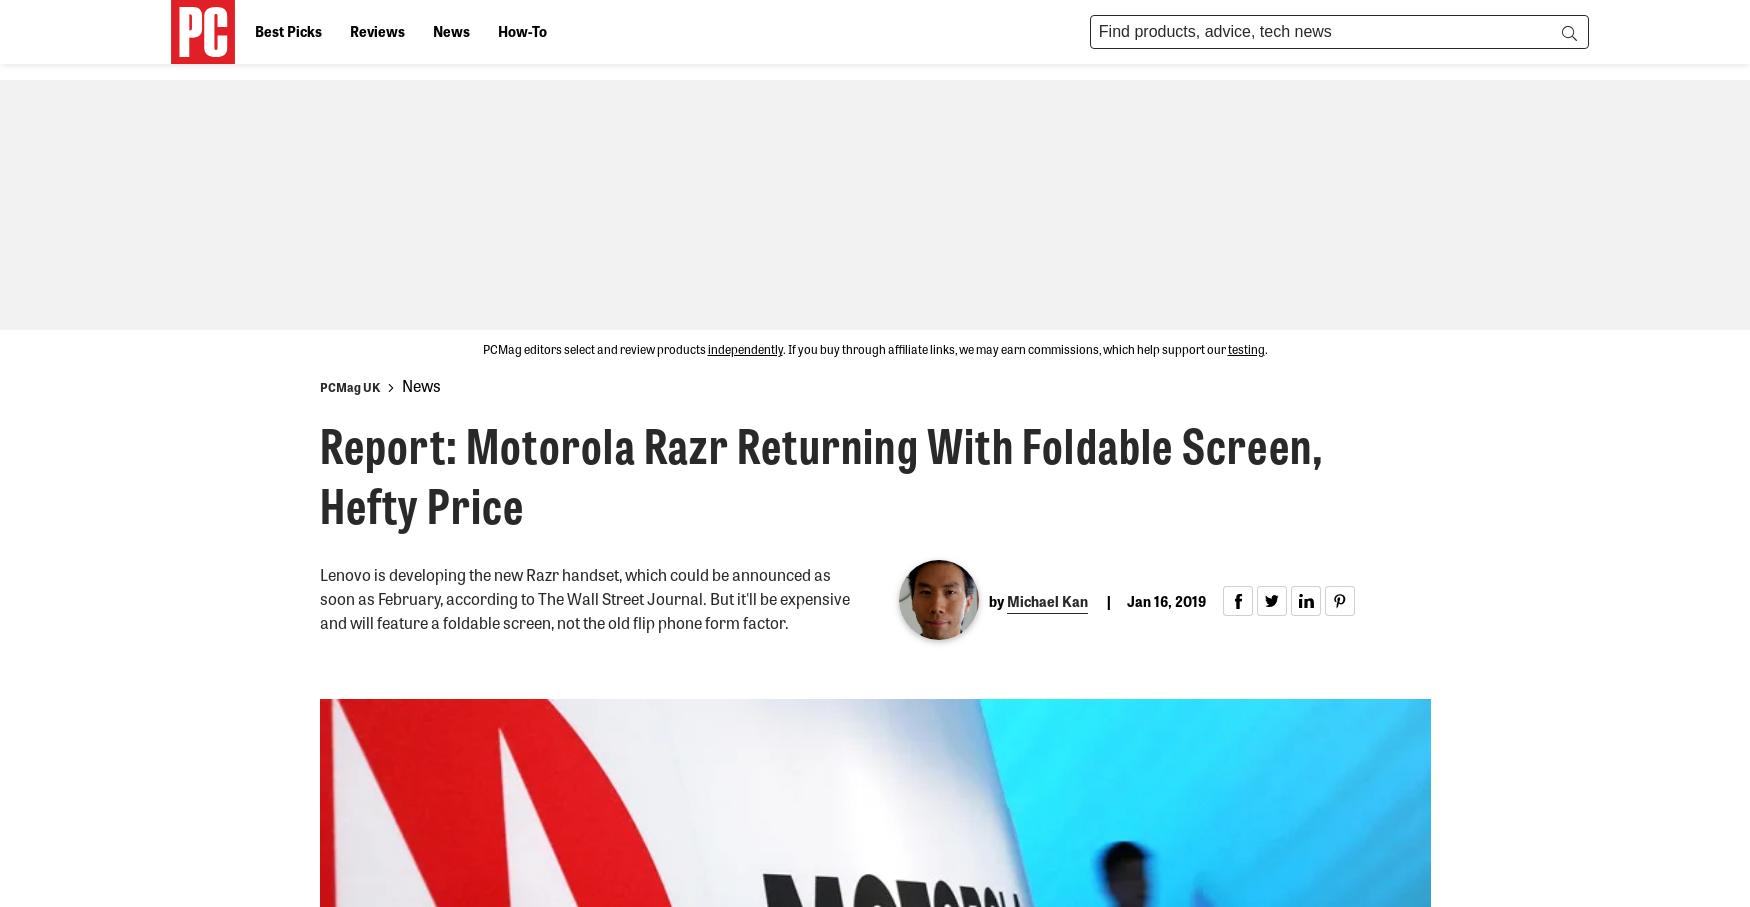 The height and width of the screenshot is (907, 1750). I want to click on '.', so click(1263, 348).